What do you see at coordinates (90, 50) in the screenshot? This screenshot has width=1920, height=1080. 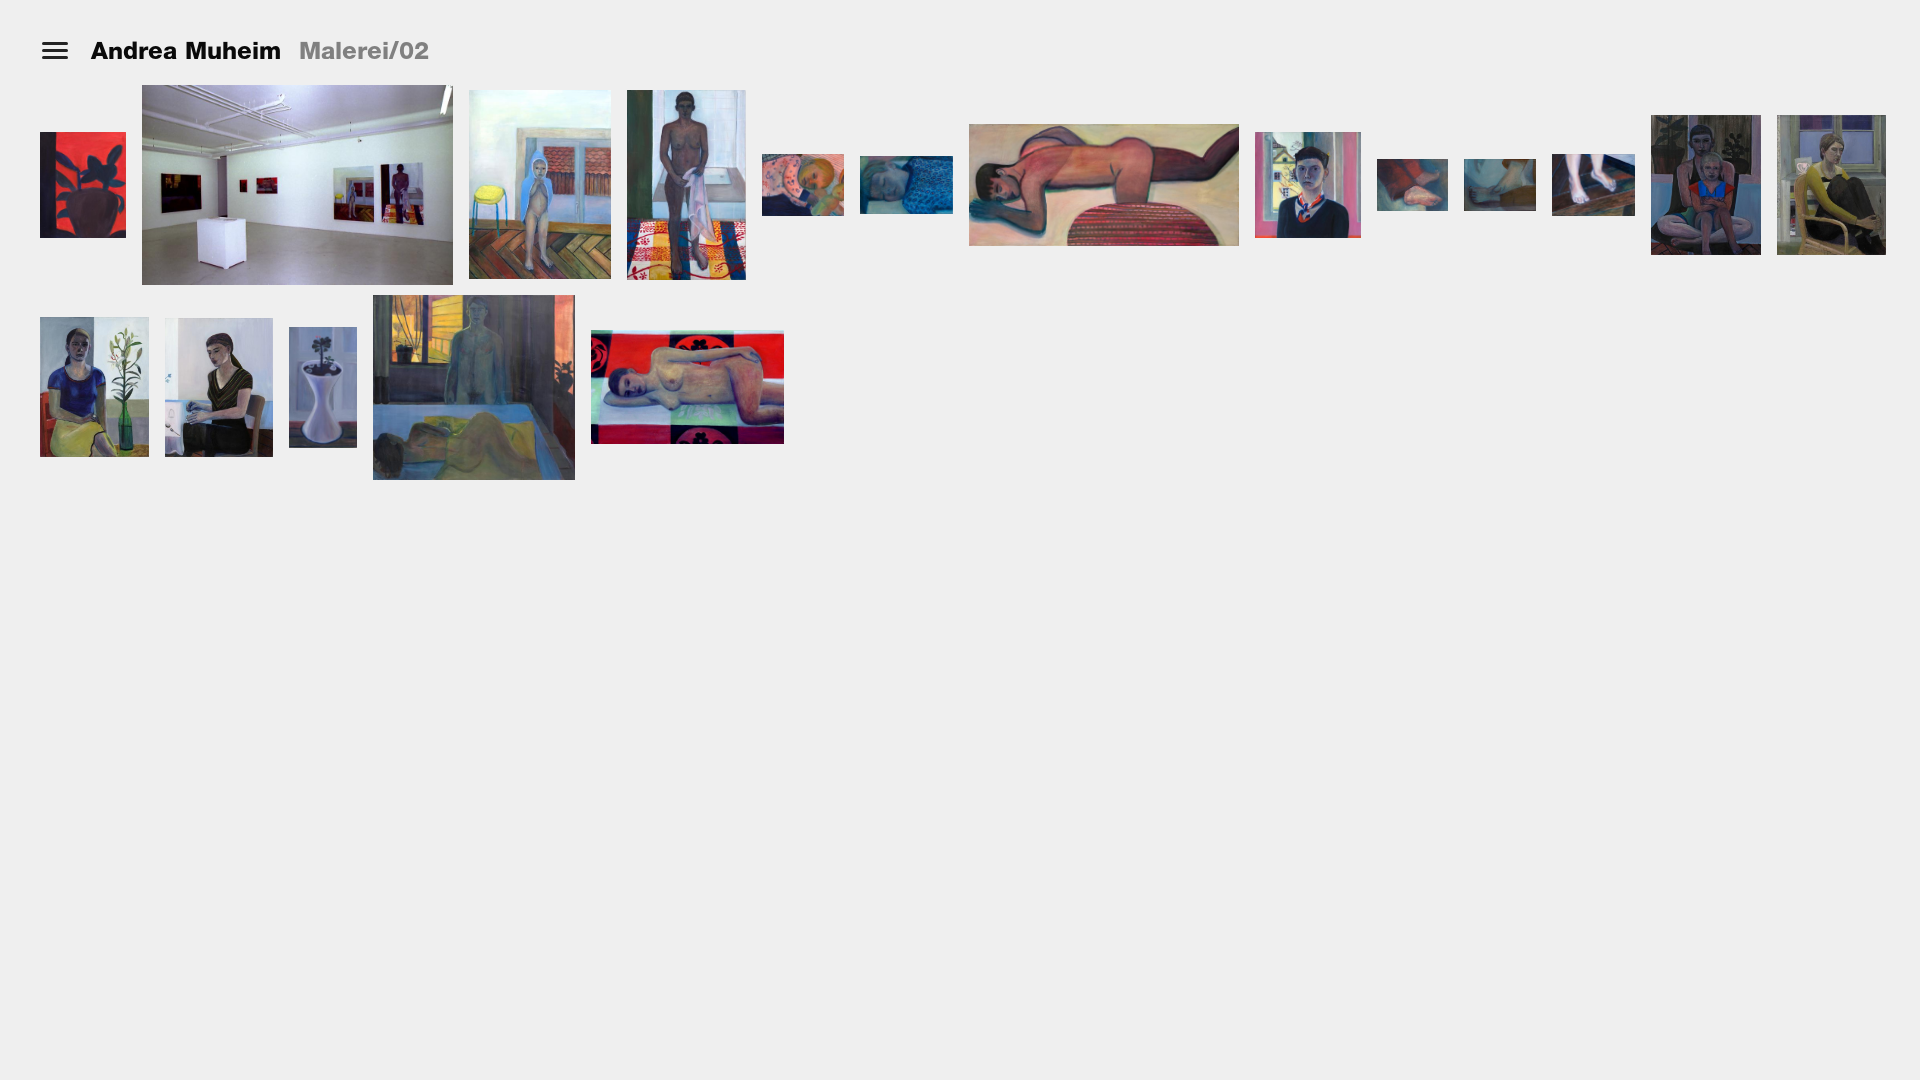 I see `'Andrea Muheim'` at bounding box center [90, 50].